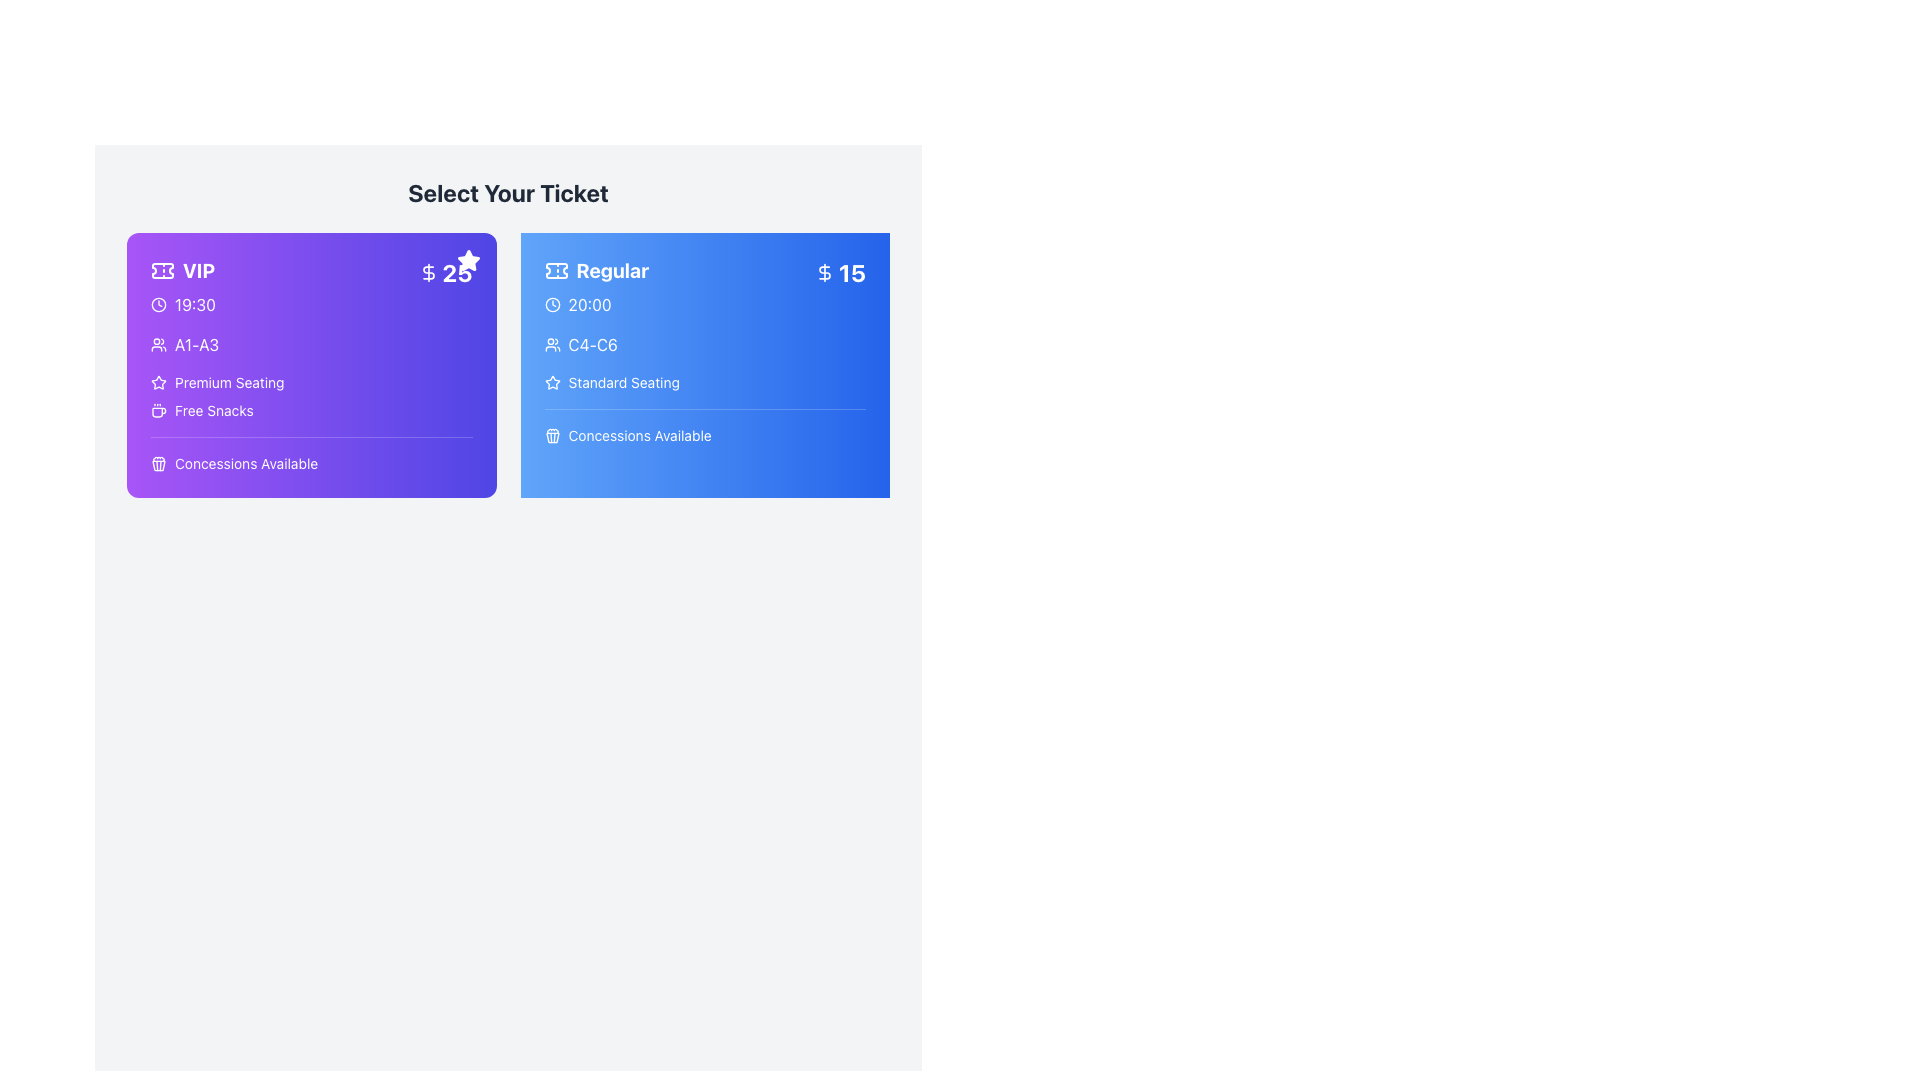  Describe the element at coordinates (183, 286) in the screenshot. I see `properties of the Information display section that features 'VIP' in bold next to a ticket icon, and a clock icon followed by the time '19:30', located on a purple background` at that location.